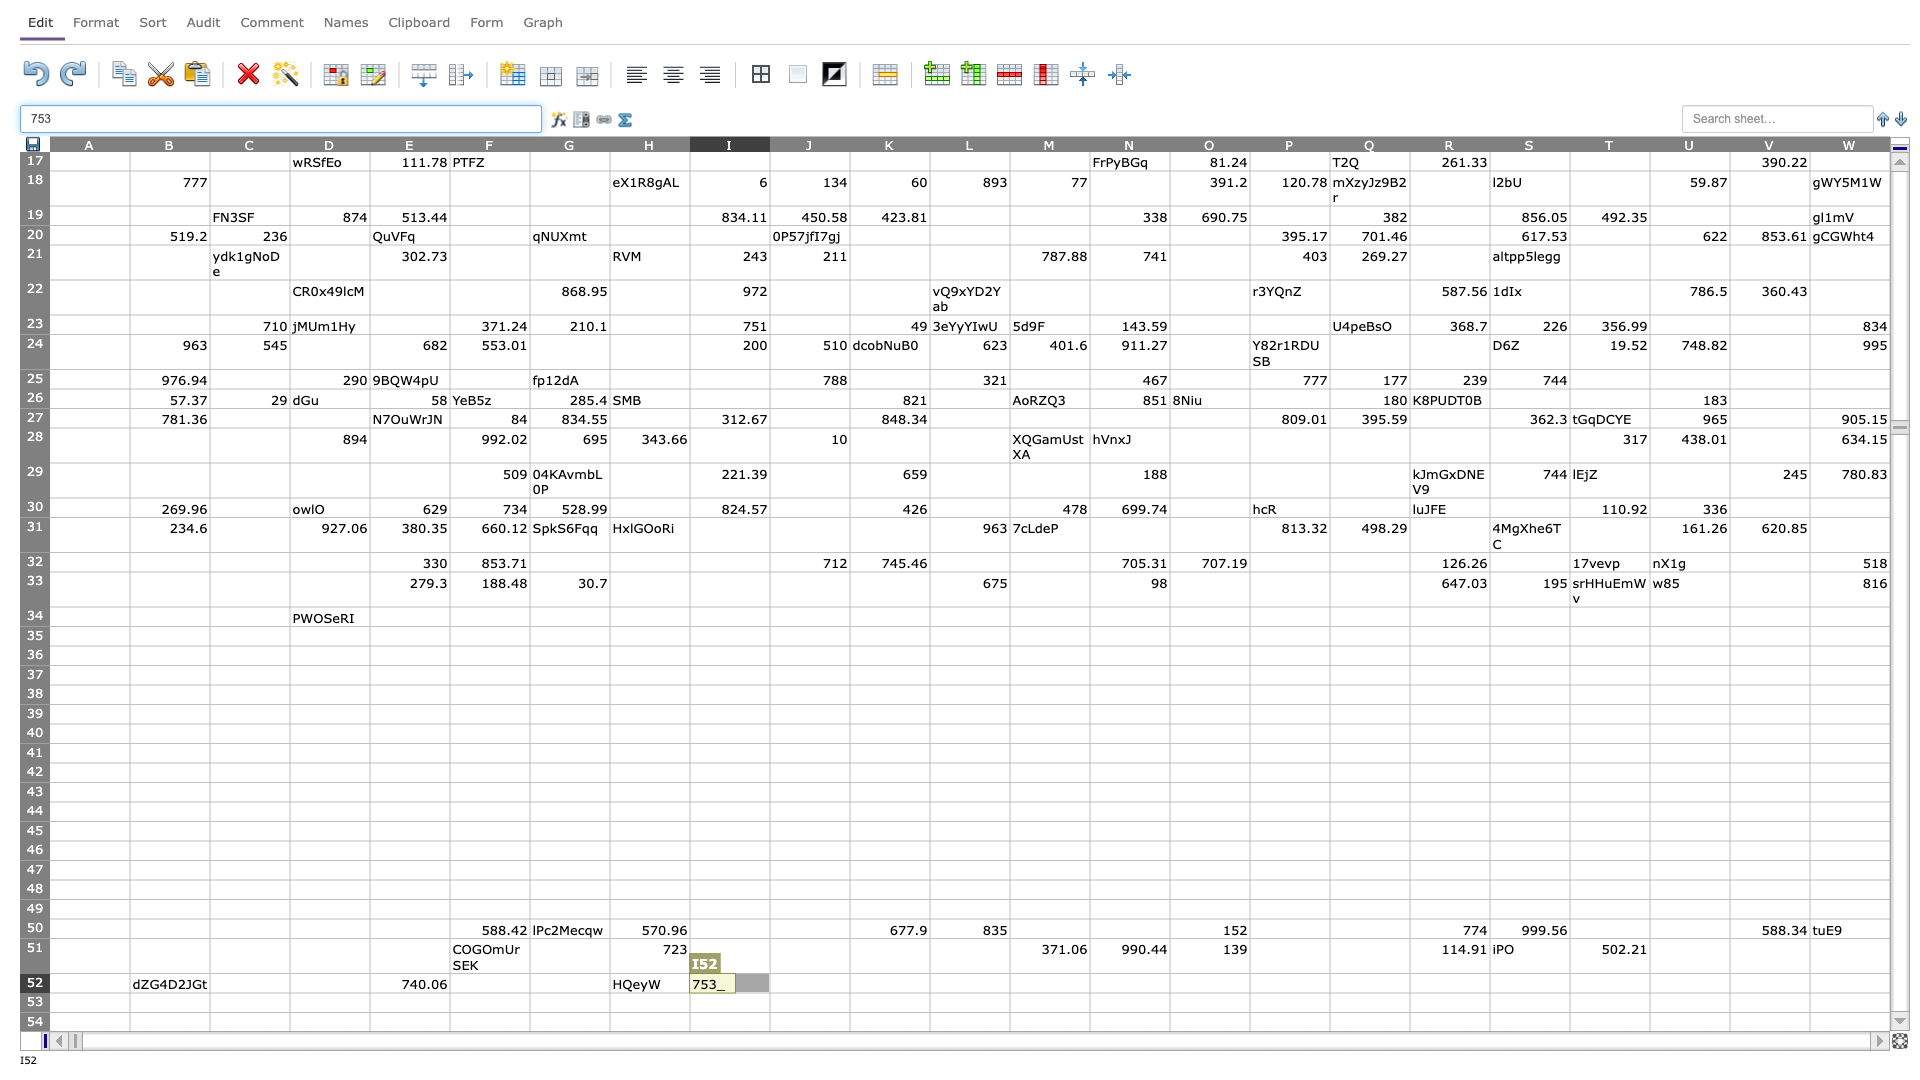 The height and width of the screenshot is (1080, 1920). Describe the element at coordinates (1009, 972) in the screenshot. I see `top left at column M row 52` at that location.